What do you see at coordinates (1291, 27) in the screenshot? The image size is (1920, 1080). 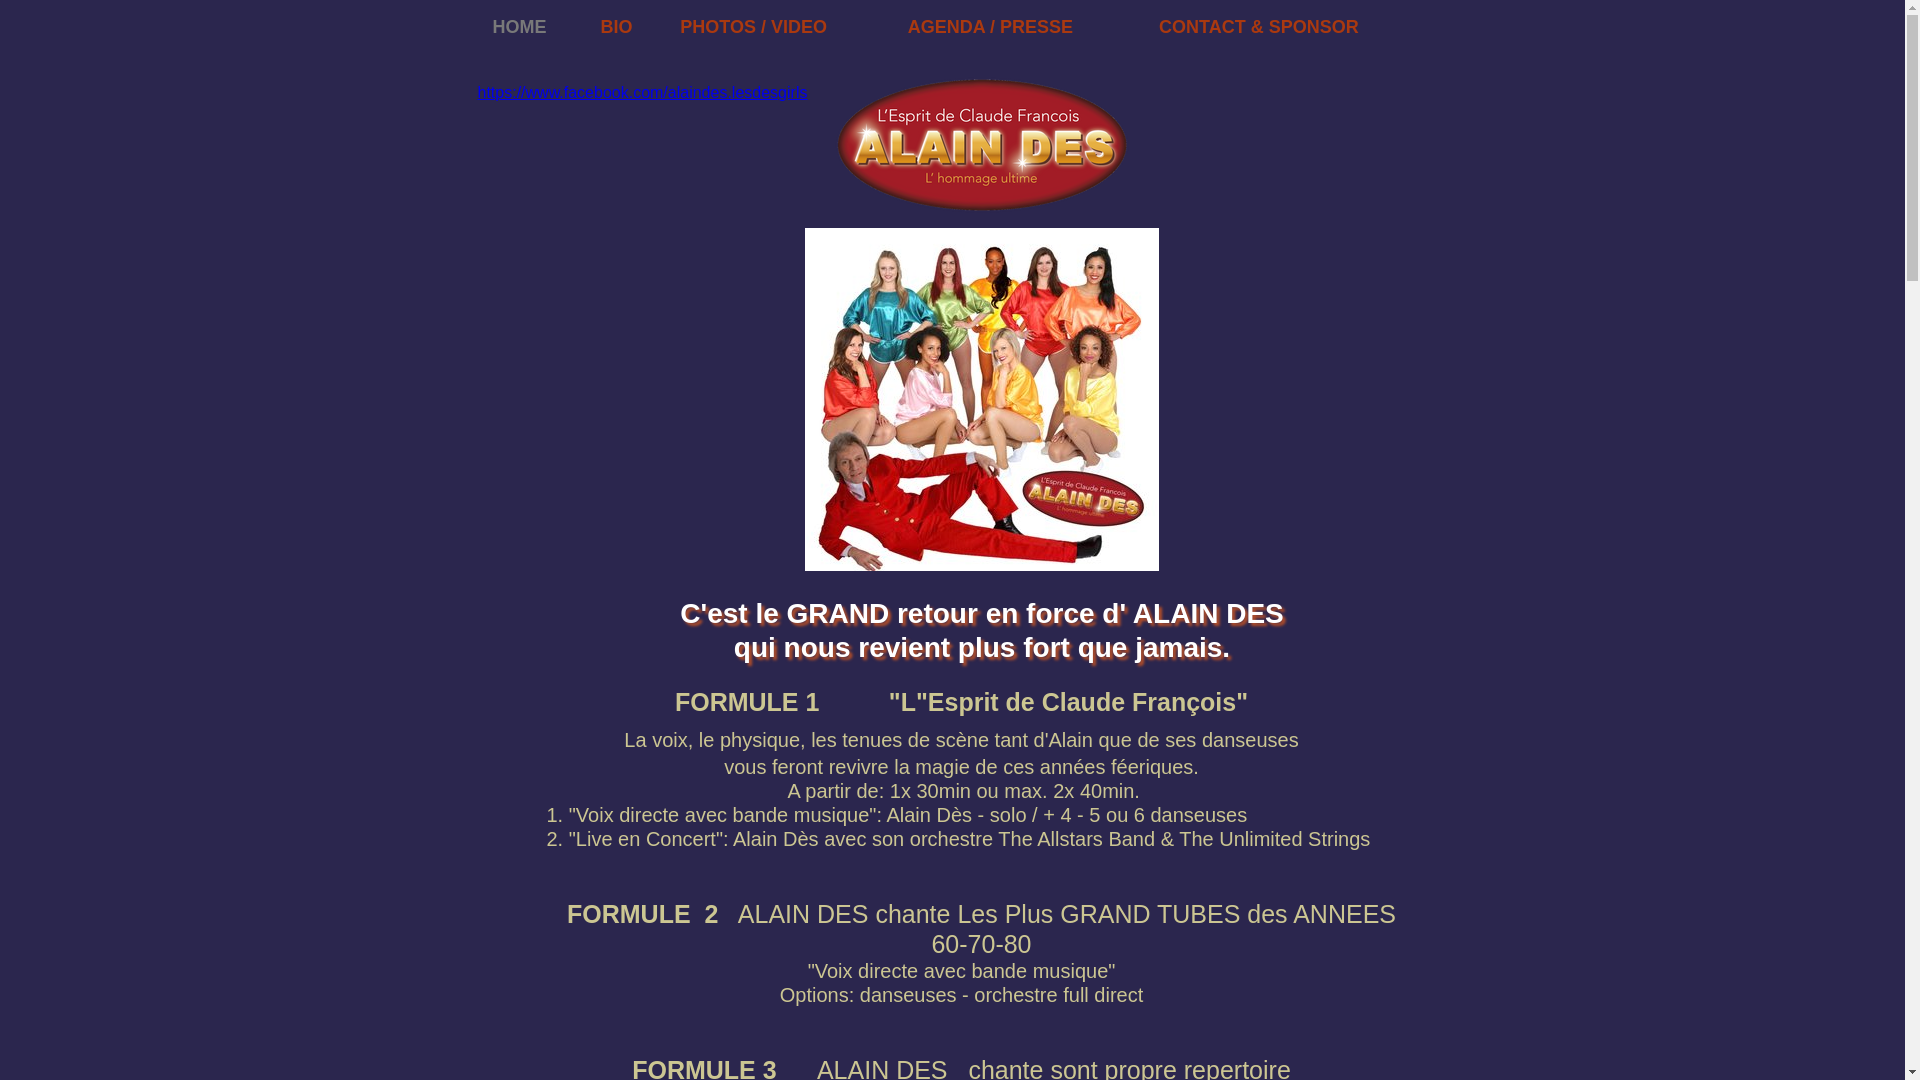 I see `'CONTACT & SPONSOR'` at bounding box center [1291, 27].